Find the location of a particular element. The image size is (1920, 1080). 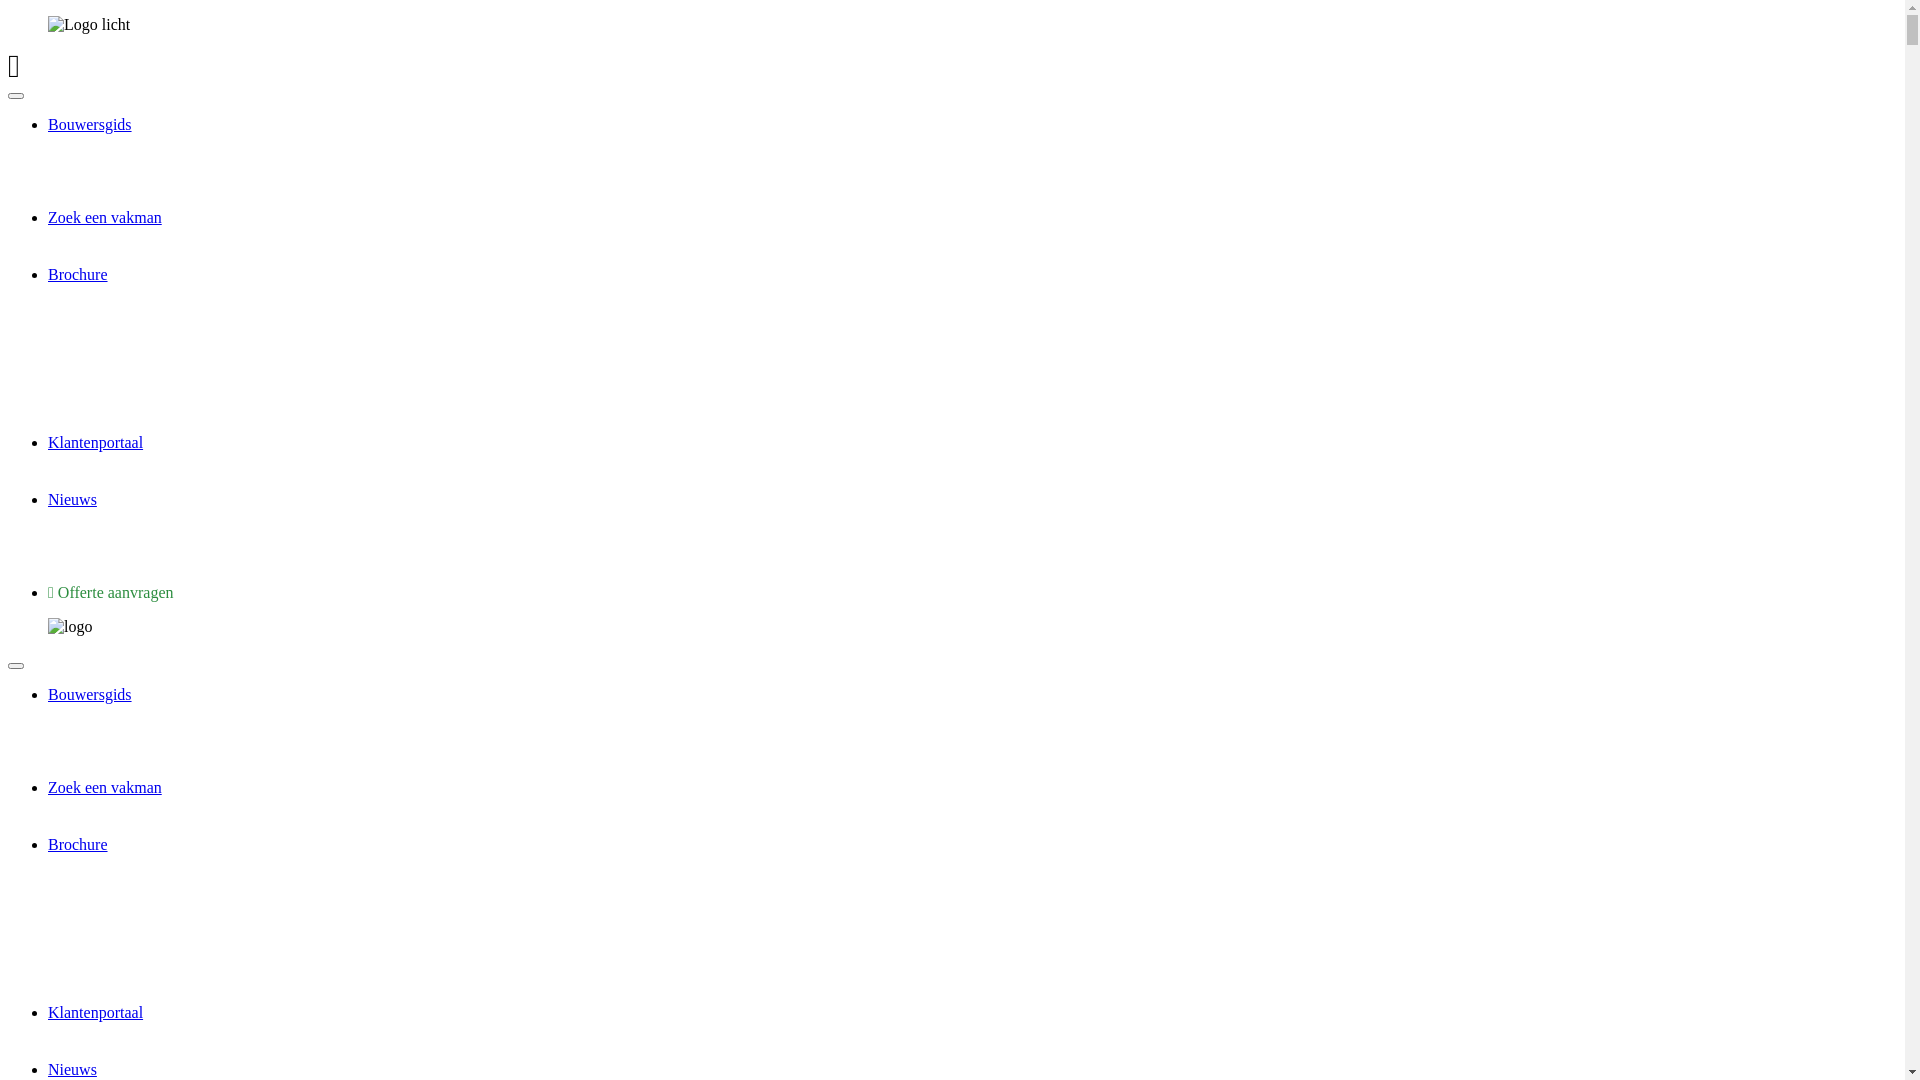

'Zoek een vakman' is located at coordinates (104, 217).